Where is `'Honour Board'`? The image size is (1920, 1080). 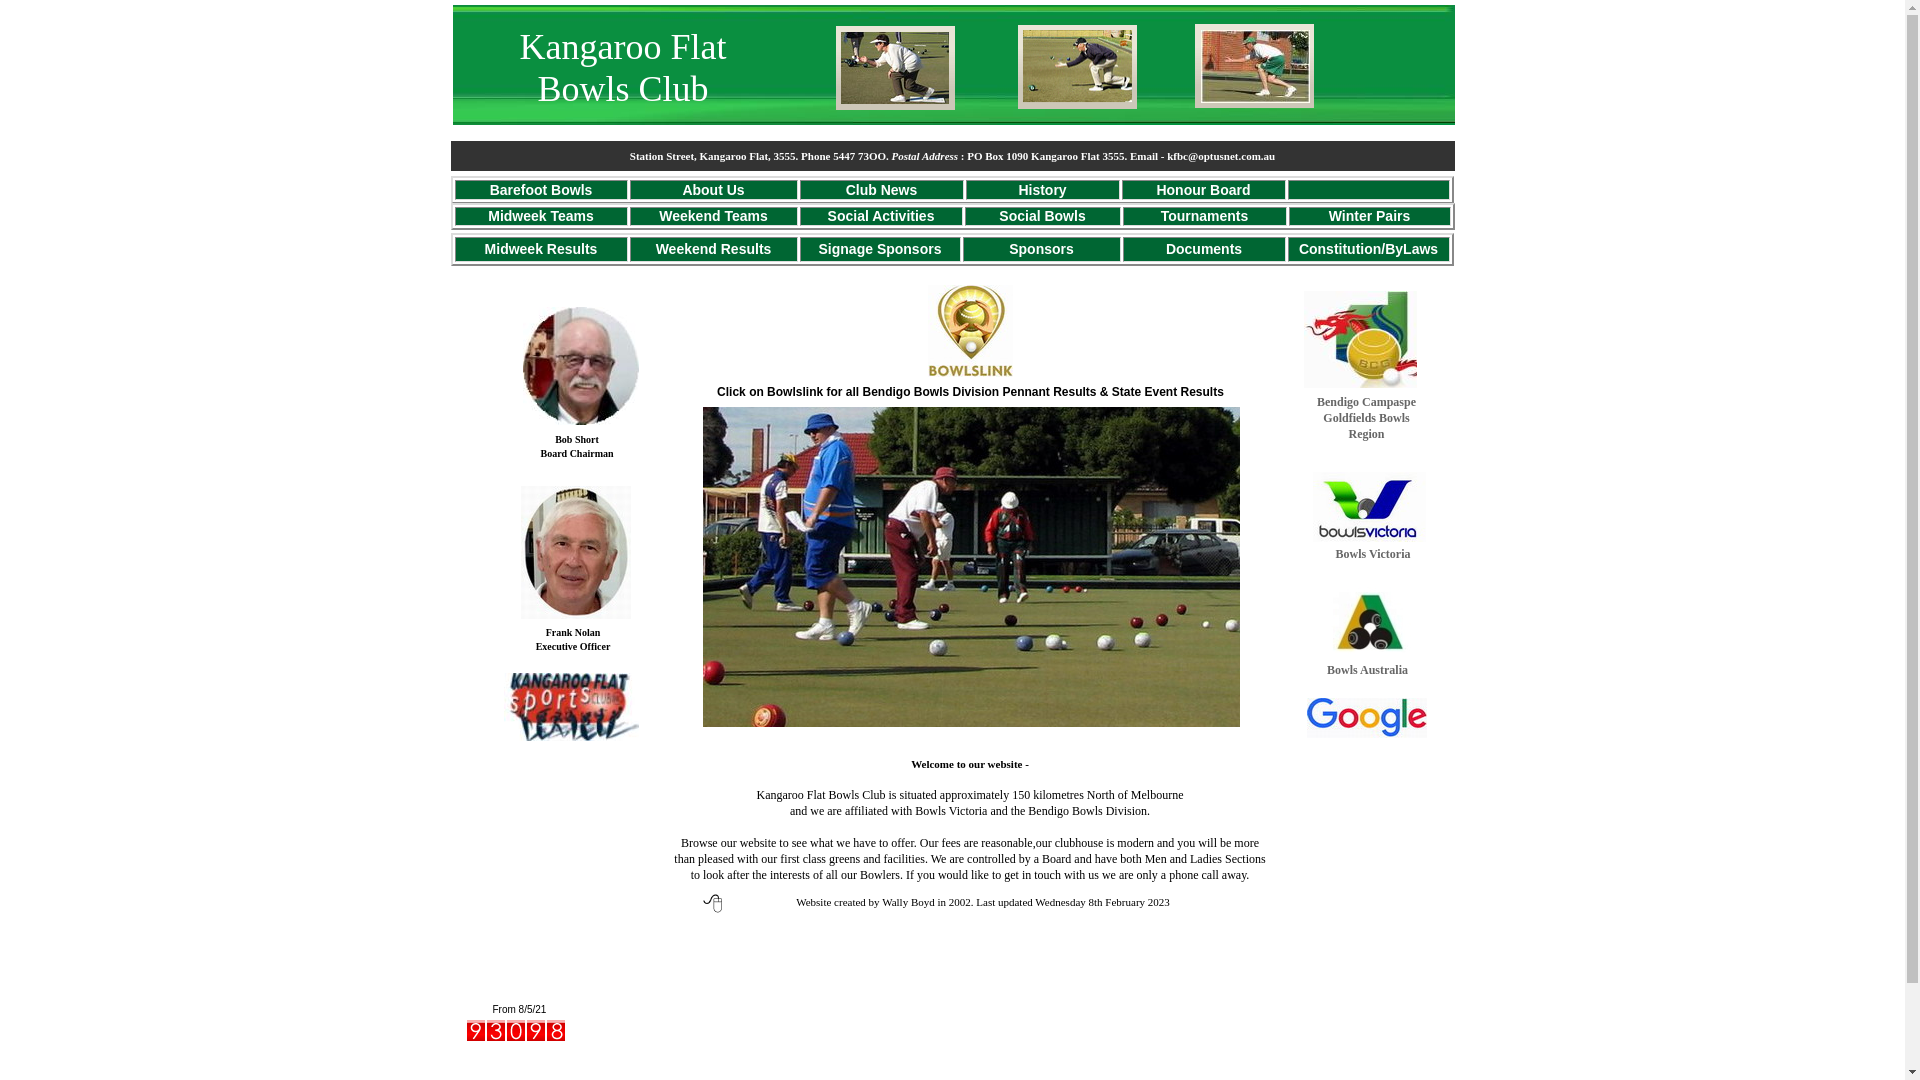 'Honour Board' is located at coordinates (1202, 188).